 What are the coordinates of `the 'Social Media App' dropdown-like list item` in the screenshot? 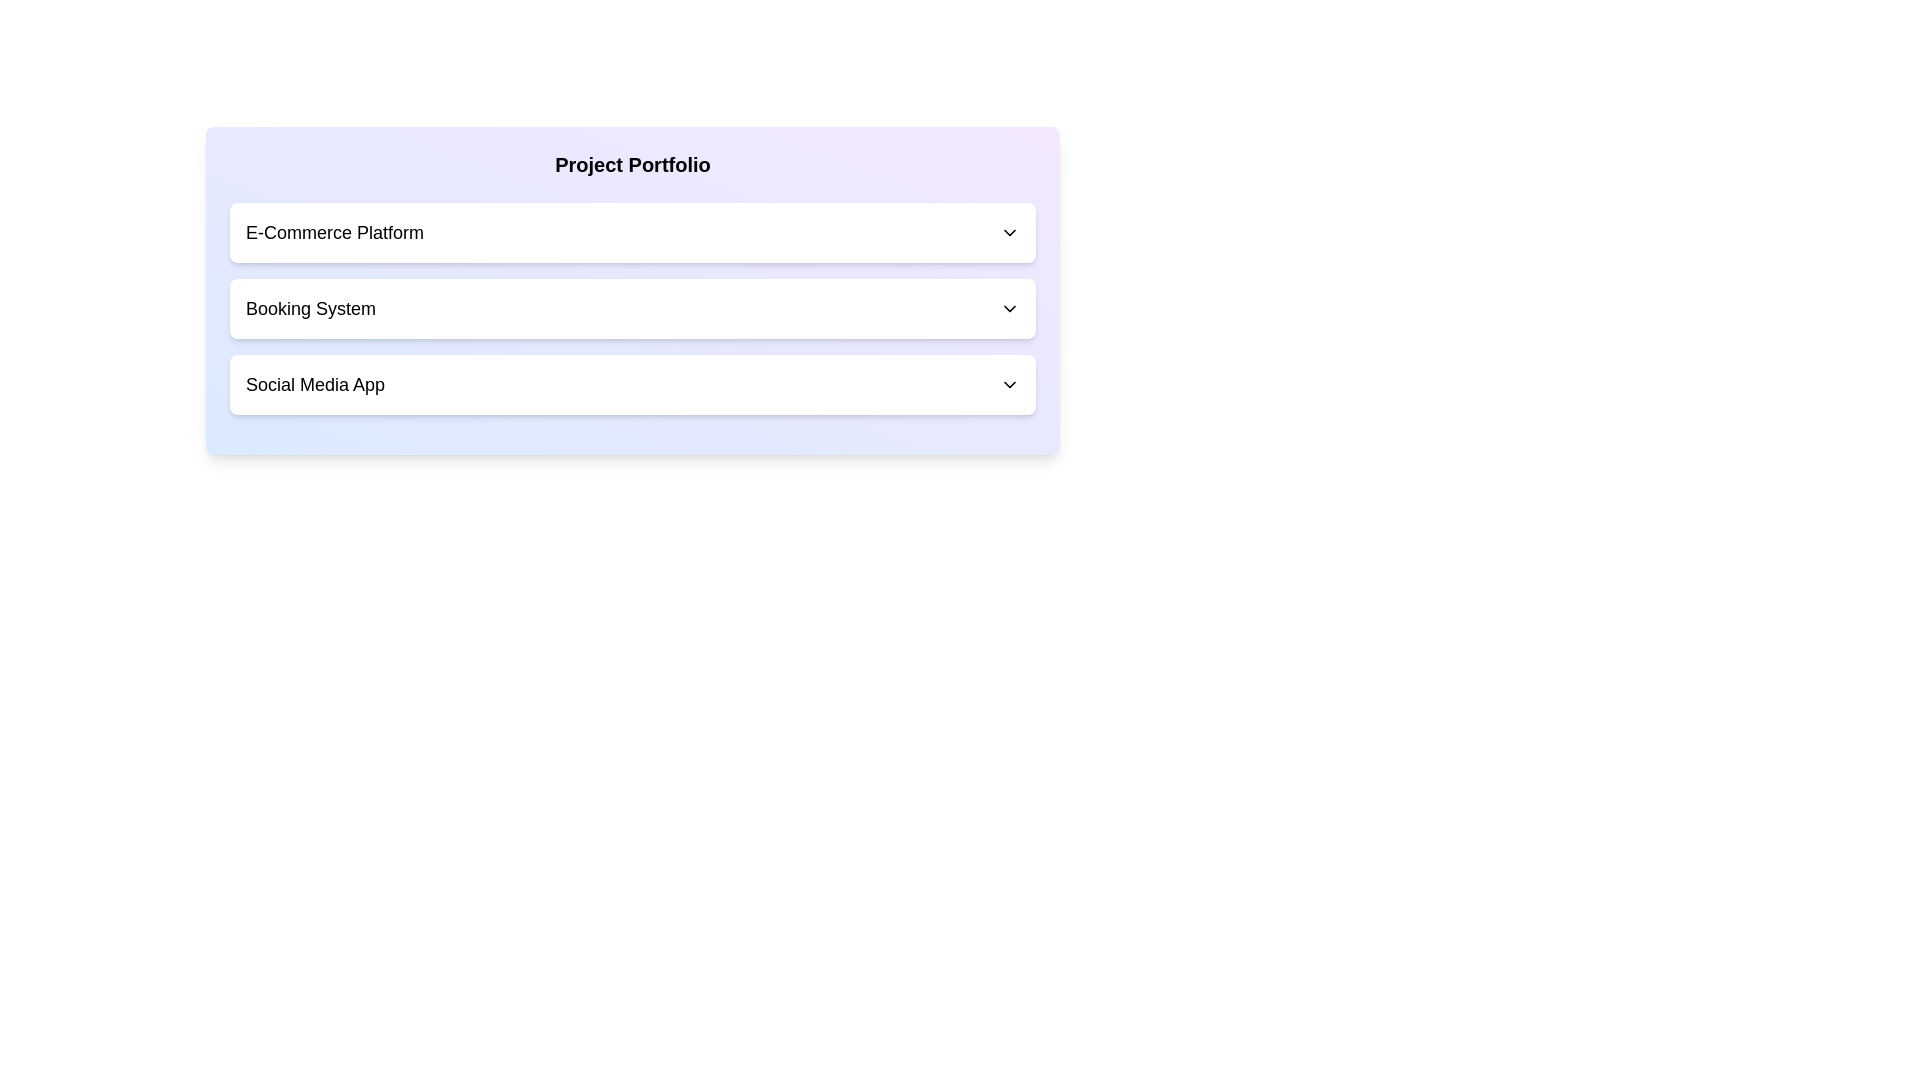 It's located at (632, 385).